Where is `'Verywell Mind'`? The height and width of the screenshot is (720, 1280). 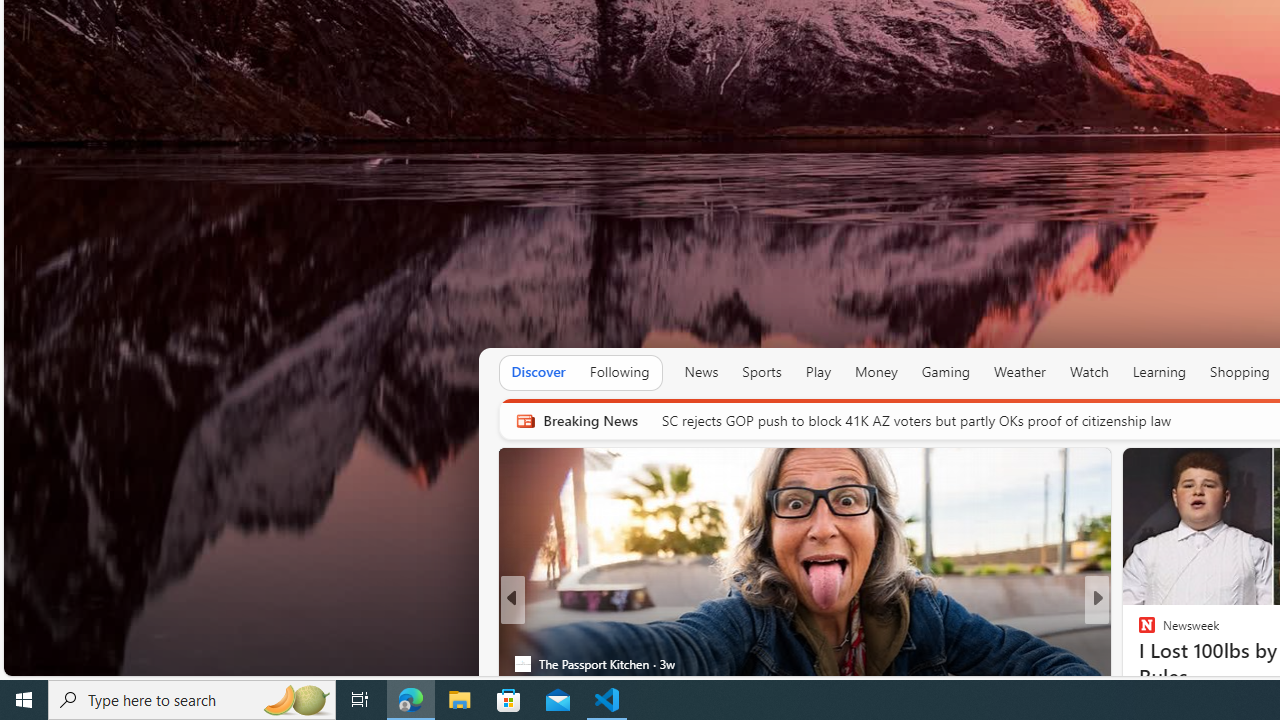
'Verywell Mind' is located at coordinates (1138, 632).